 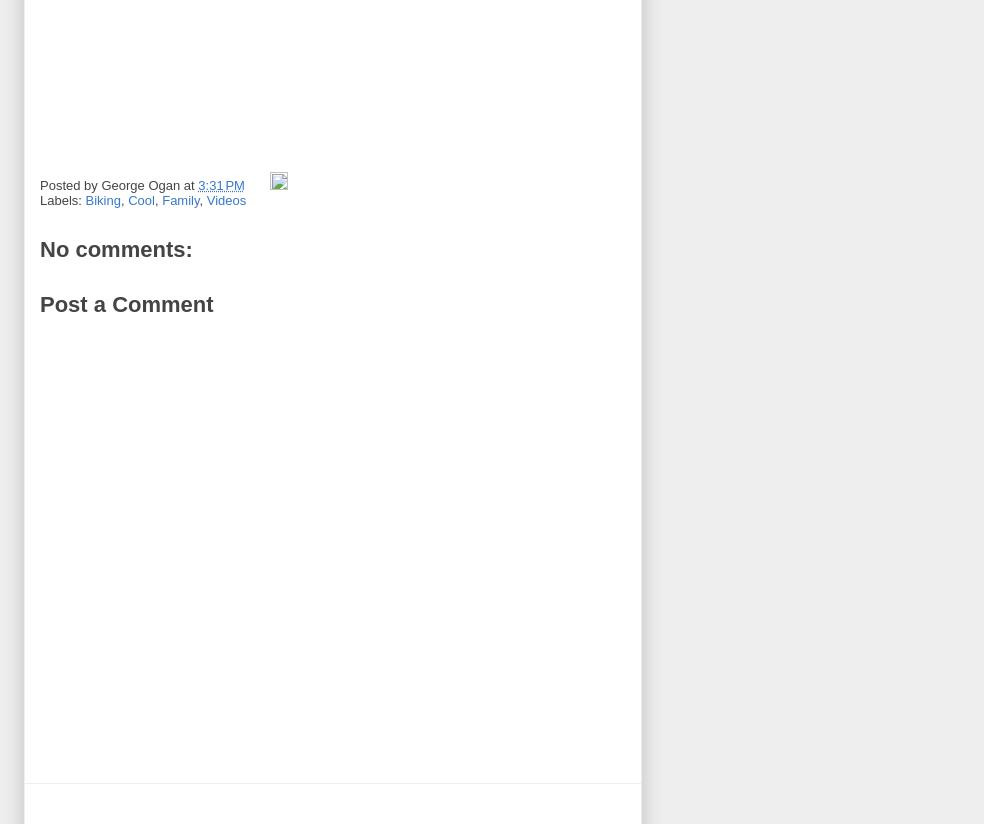 I want to click on 'No comments:', so click(x=115, y=248).